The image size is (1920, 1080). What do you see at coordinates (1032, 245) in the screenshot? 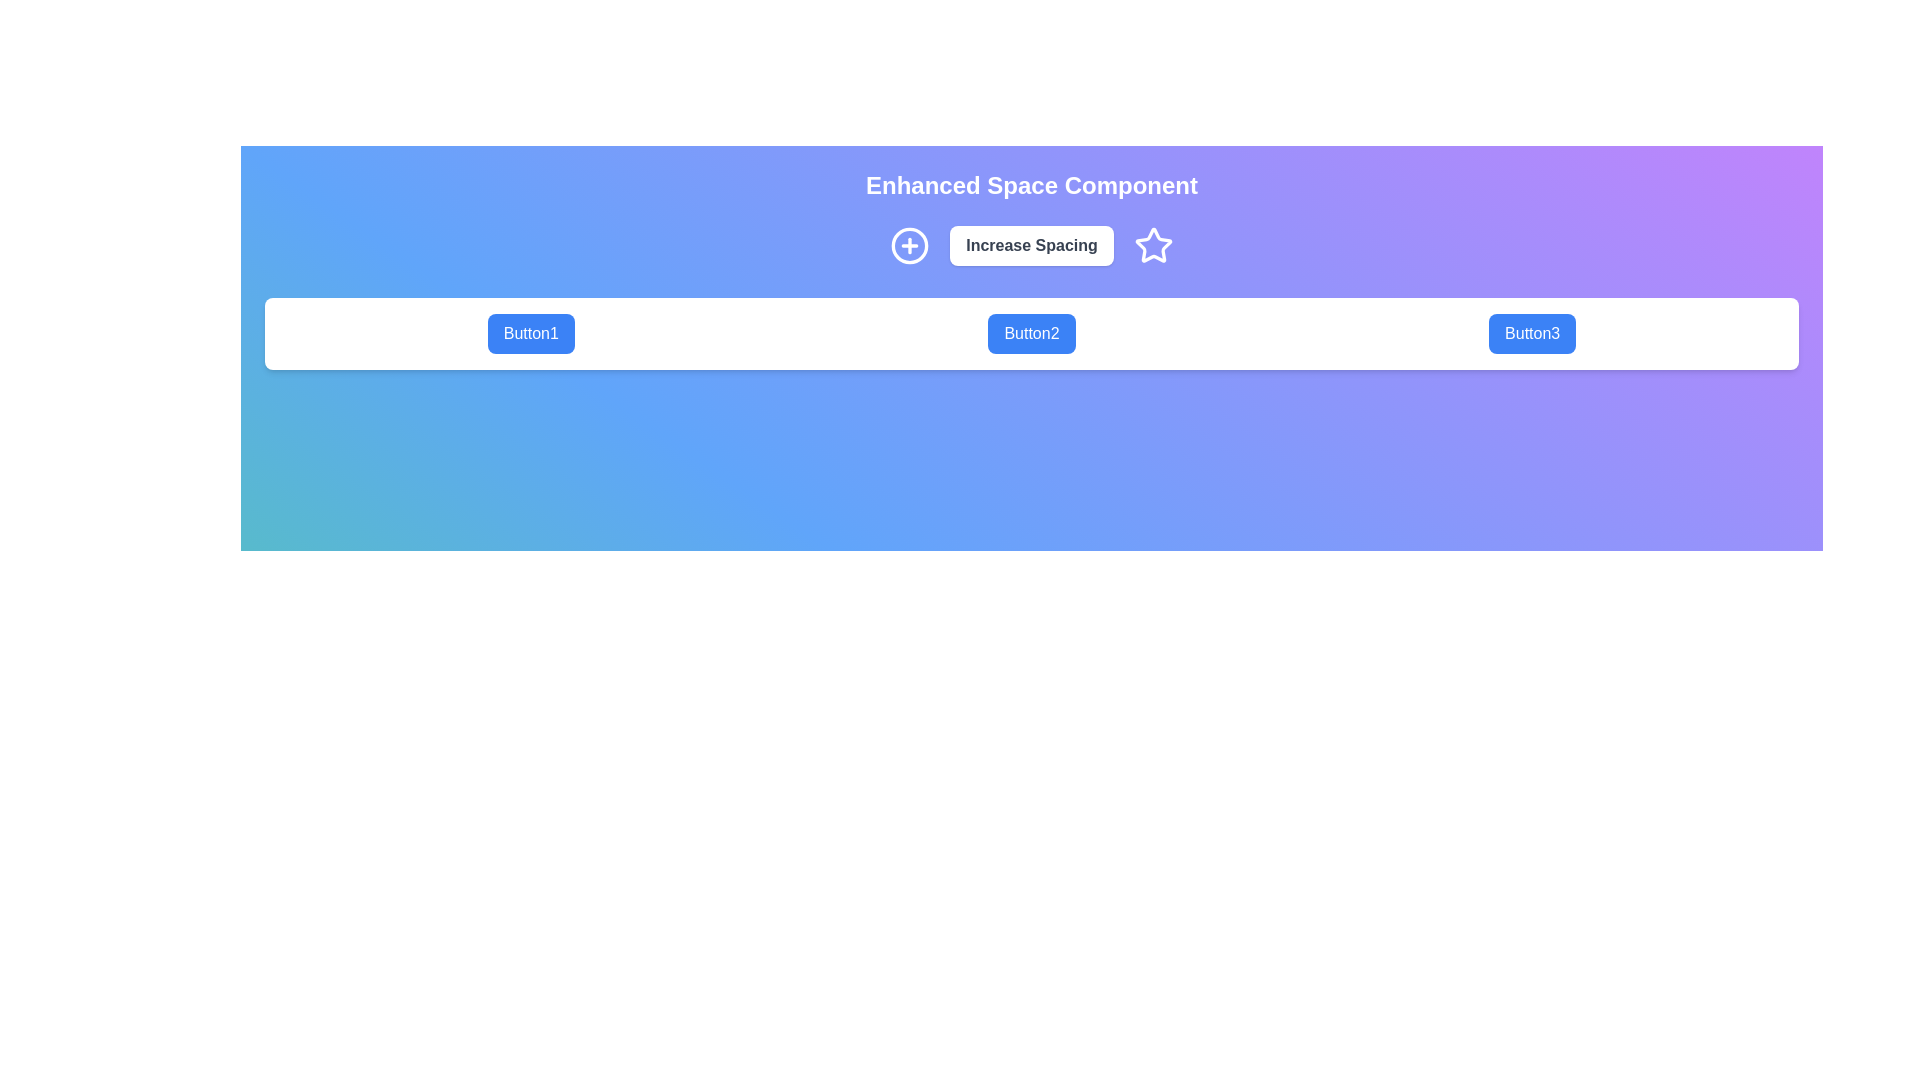
I see `the 'Increase Spacing' button, which is styled with a white background and gray bold text, located centrally in a row of elements near the top of the interface` at bounding box center [1032, 245].